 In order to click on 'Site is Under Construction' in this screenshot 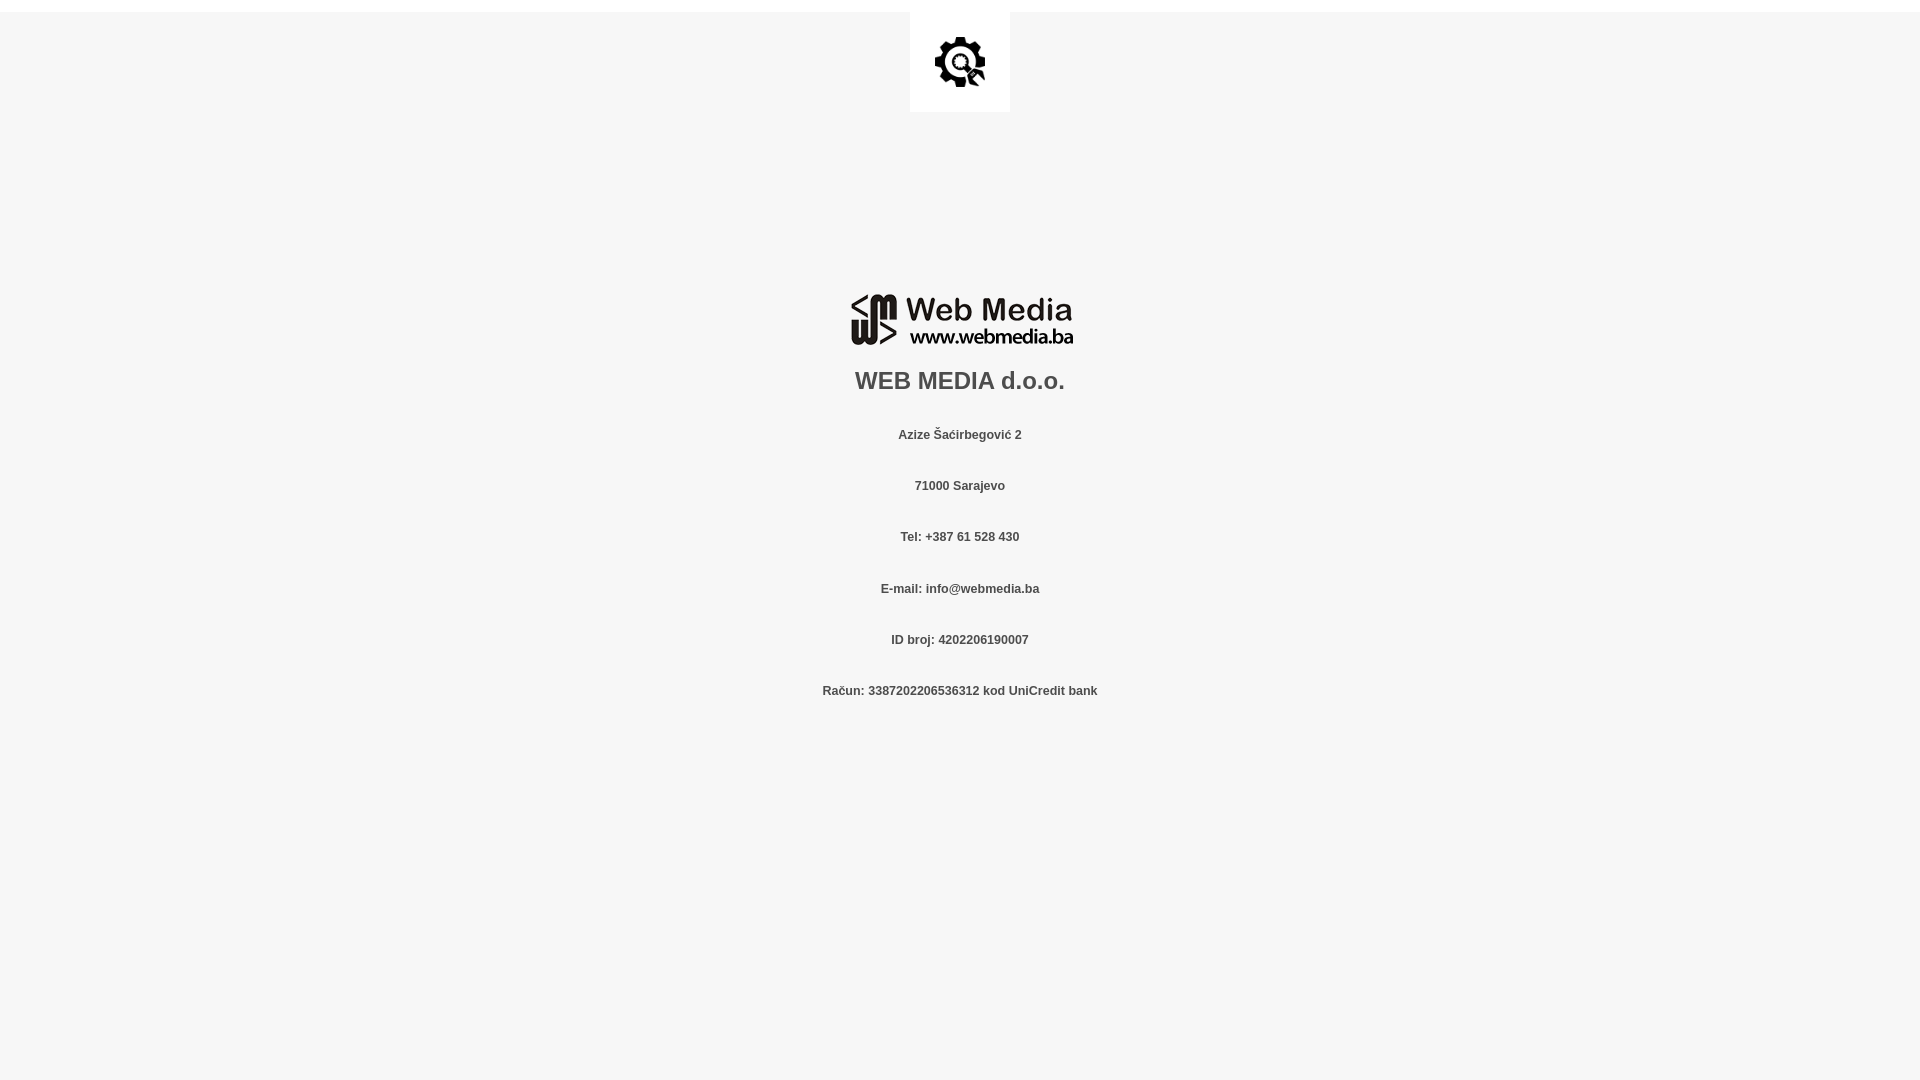, I will do `click(960, 60)`.